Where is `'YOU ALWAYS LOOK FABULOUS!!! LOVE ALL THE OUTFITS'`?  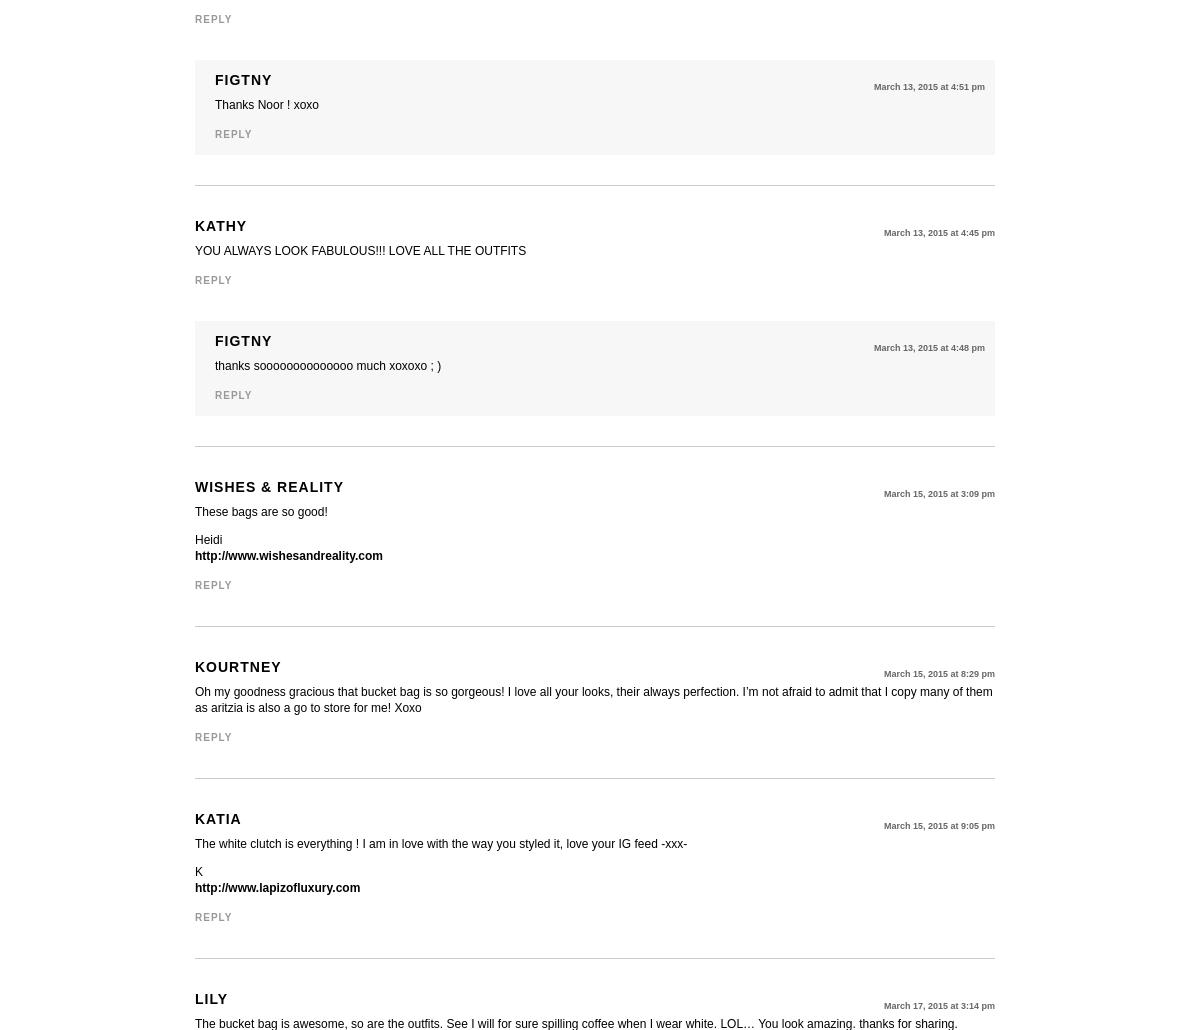
'YOU ALWAYS LOOK FABULOUS!!! LOVE ALL THE OUTFITS' is located at coordinates (359, 251).